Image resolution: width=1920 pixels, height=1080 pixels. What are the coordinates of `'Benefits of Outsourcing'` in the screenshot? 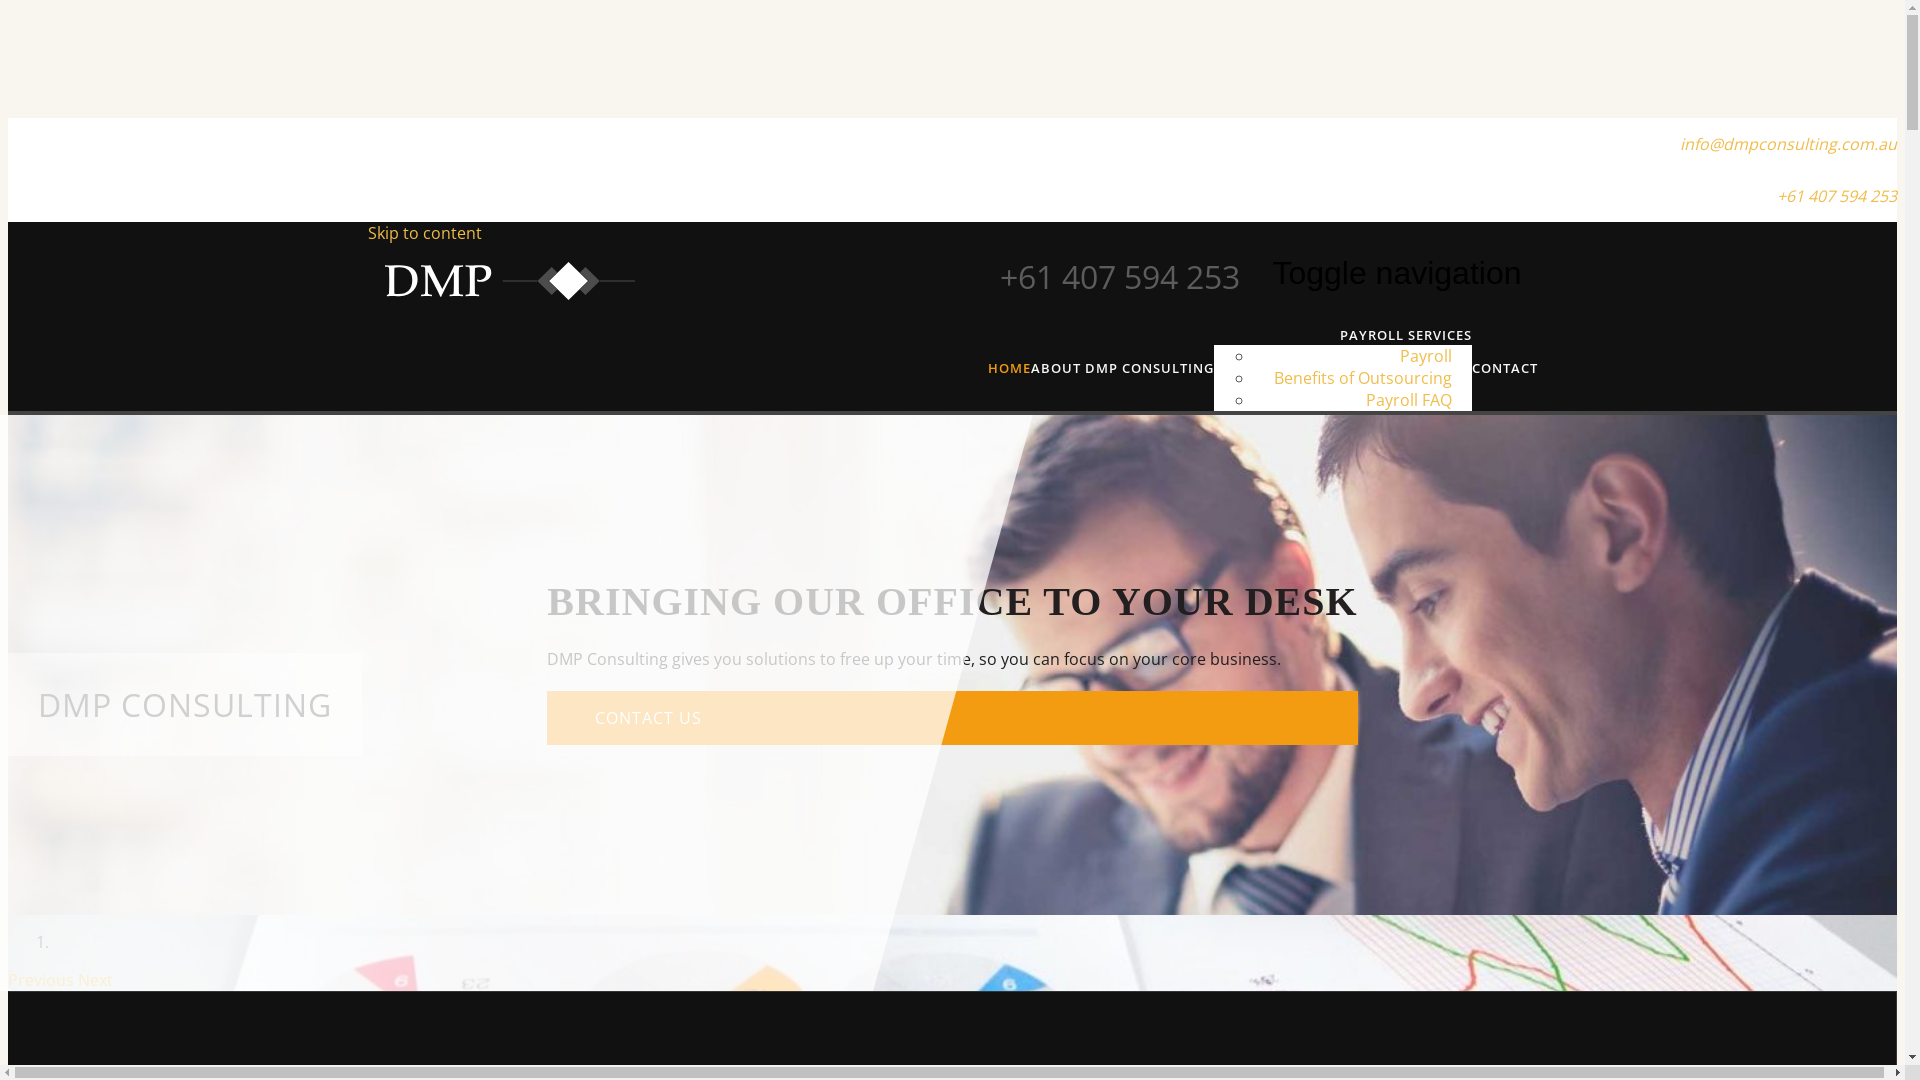 It's located at (1362, 378).